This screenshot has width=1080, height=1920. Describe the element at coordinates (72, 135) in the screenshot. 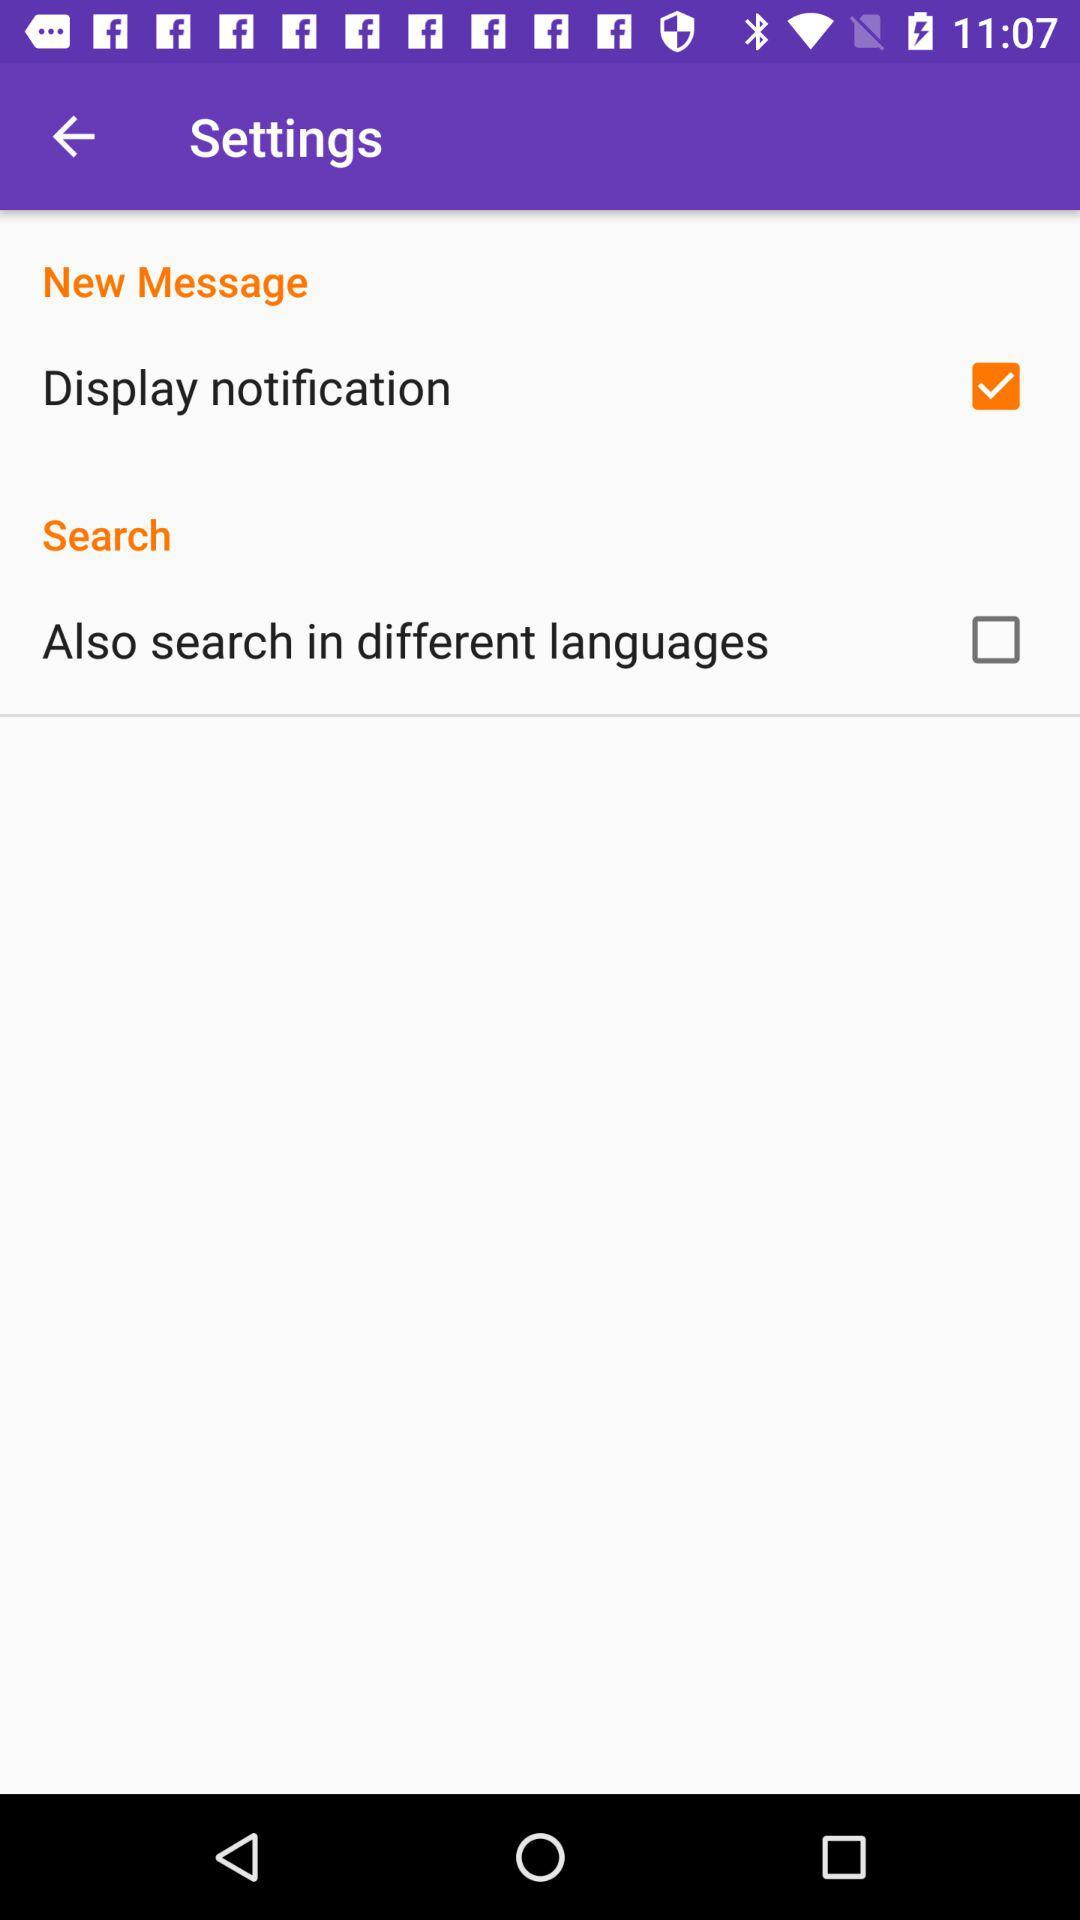

I see `the item above the new message item` at that location.